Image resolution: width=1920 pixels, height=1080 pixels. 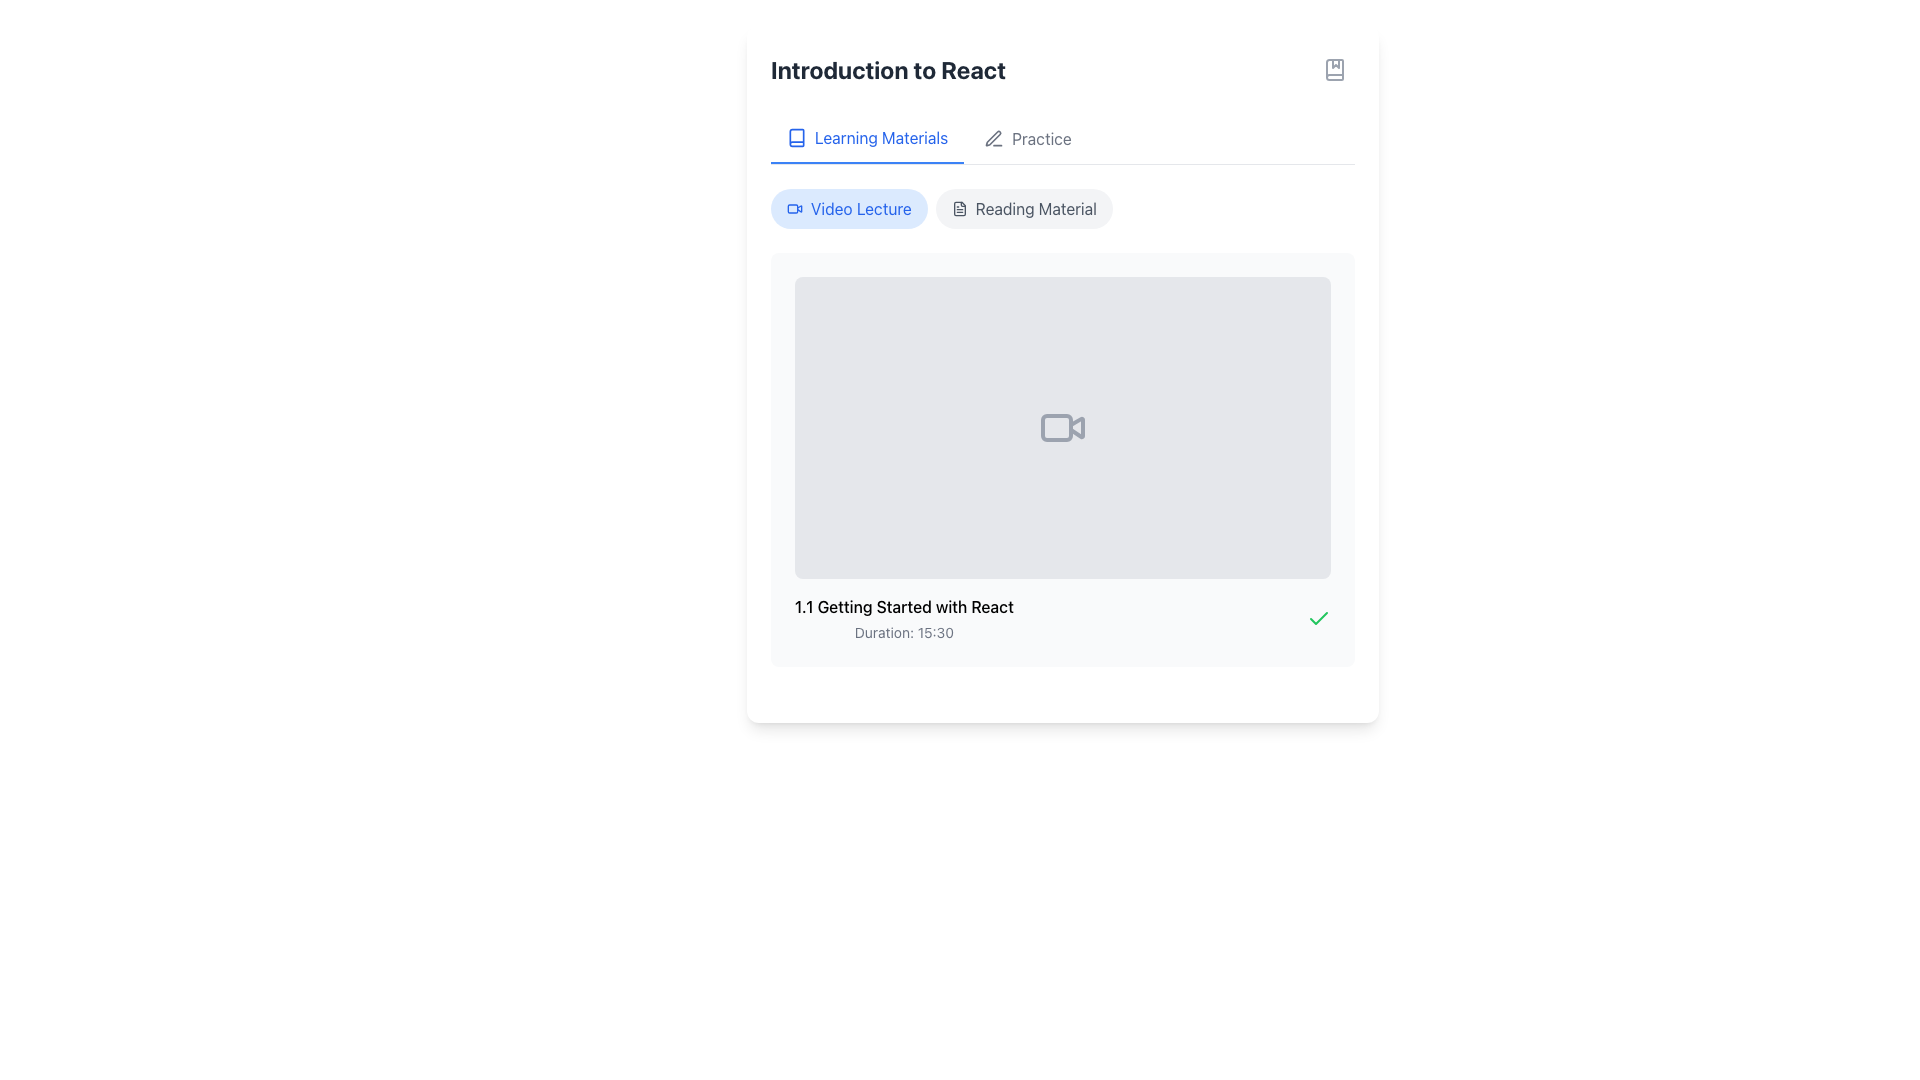 I want to click on the 'Learning Materials' button, which is the first button in a row of options at the top-left of the main content section, so click(x=867, y=137).